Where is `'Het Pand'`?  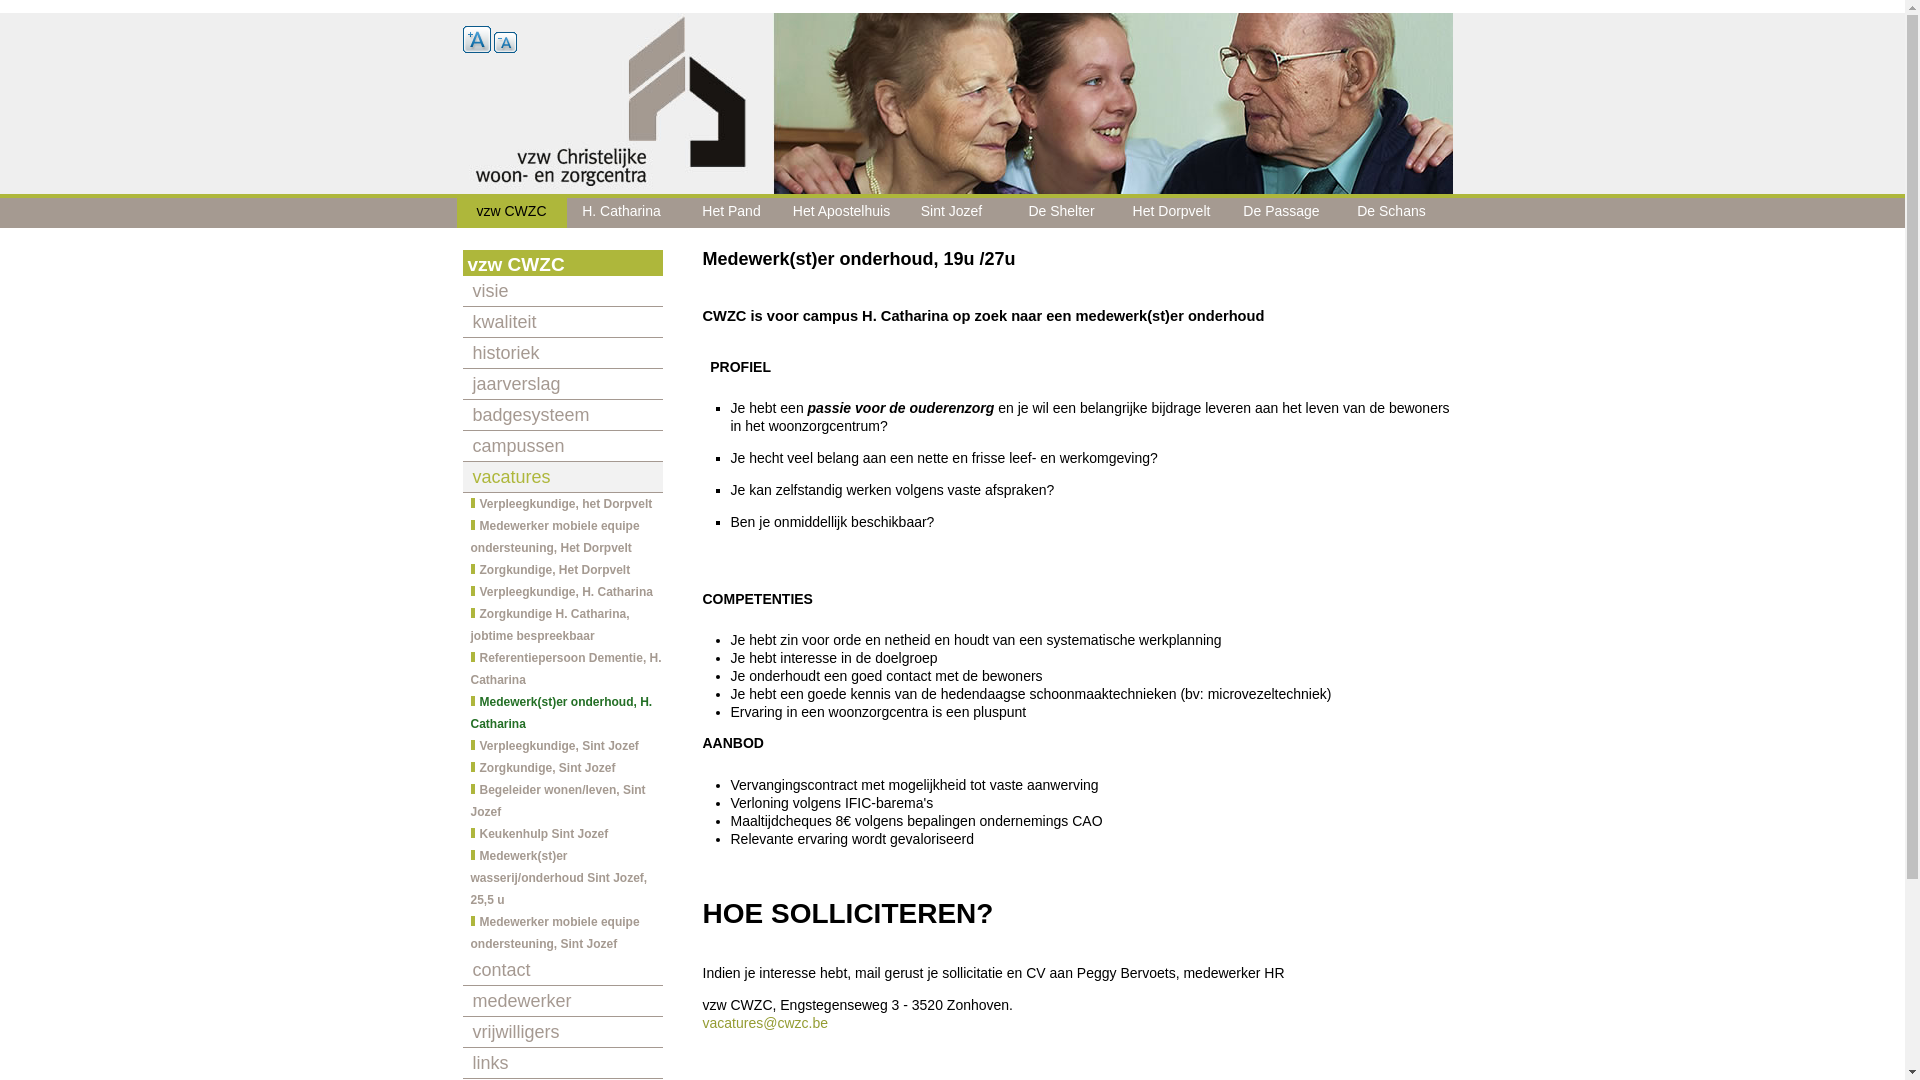 'Het Pand' is located at coordinates (729, 211).